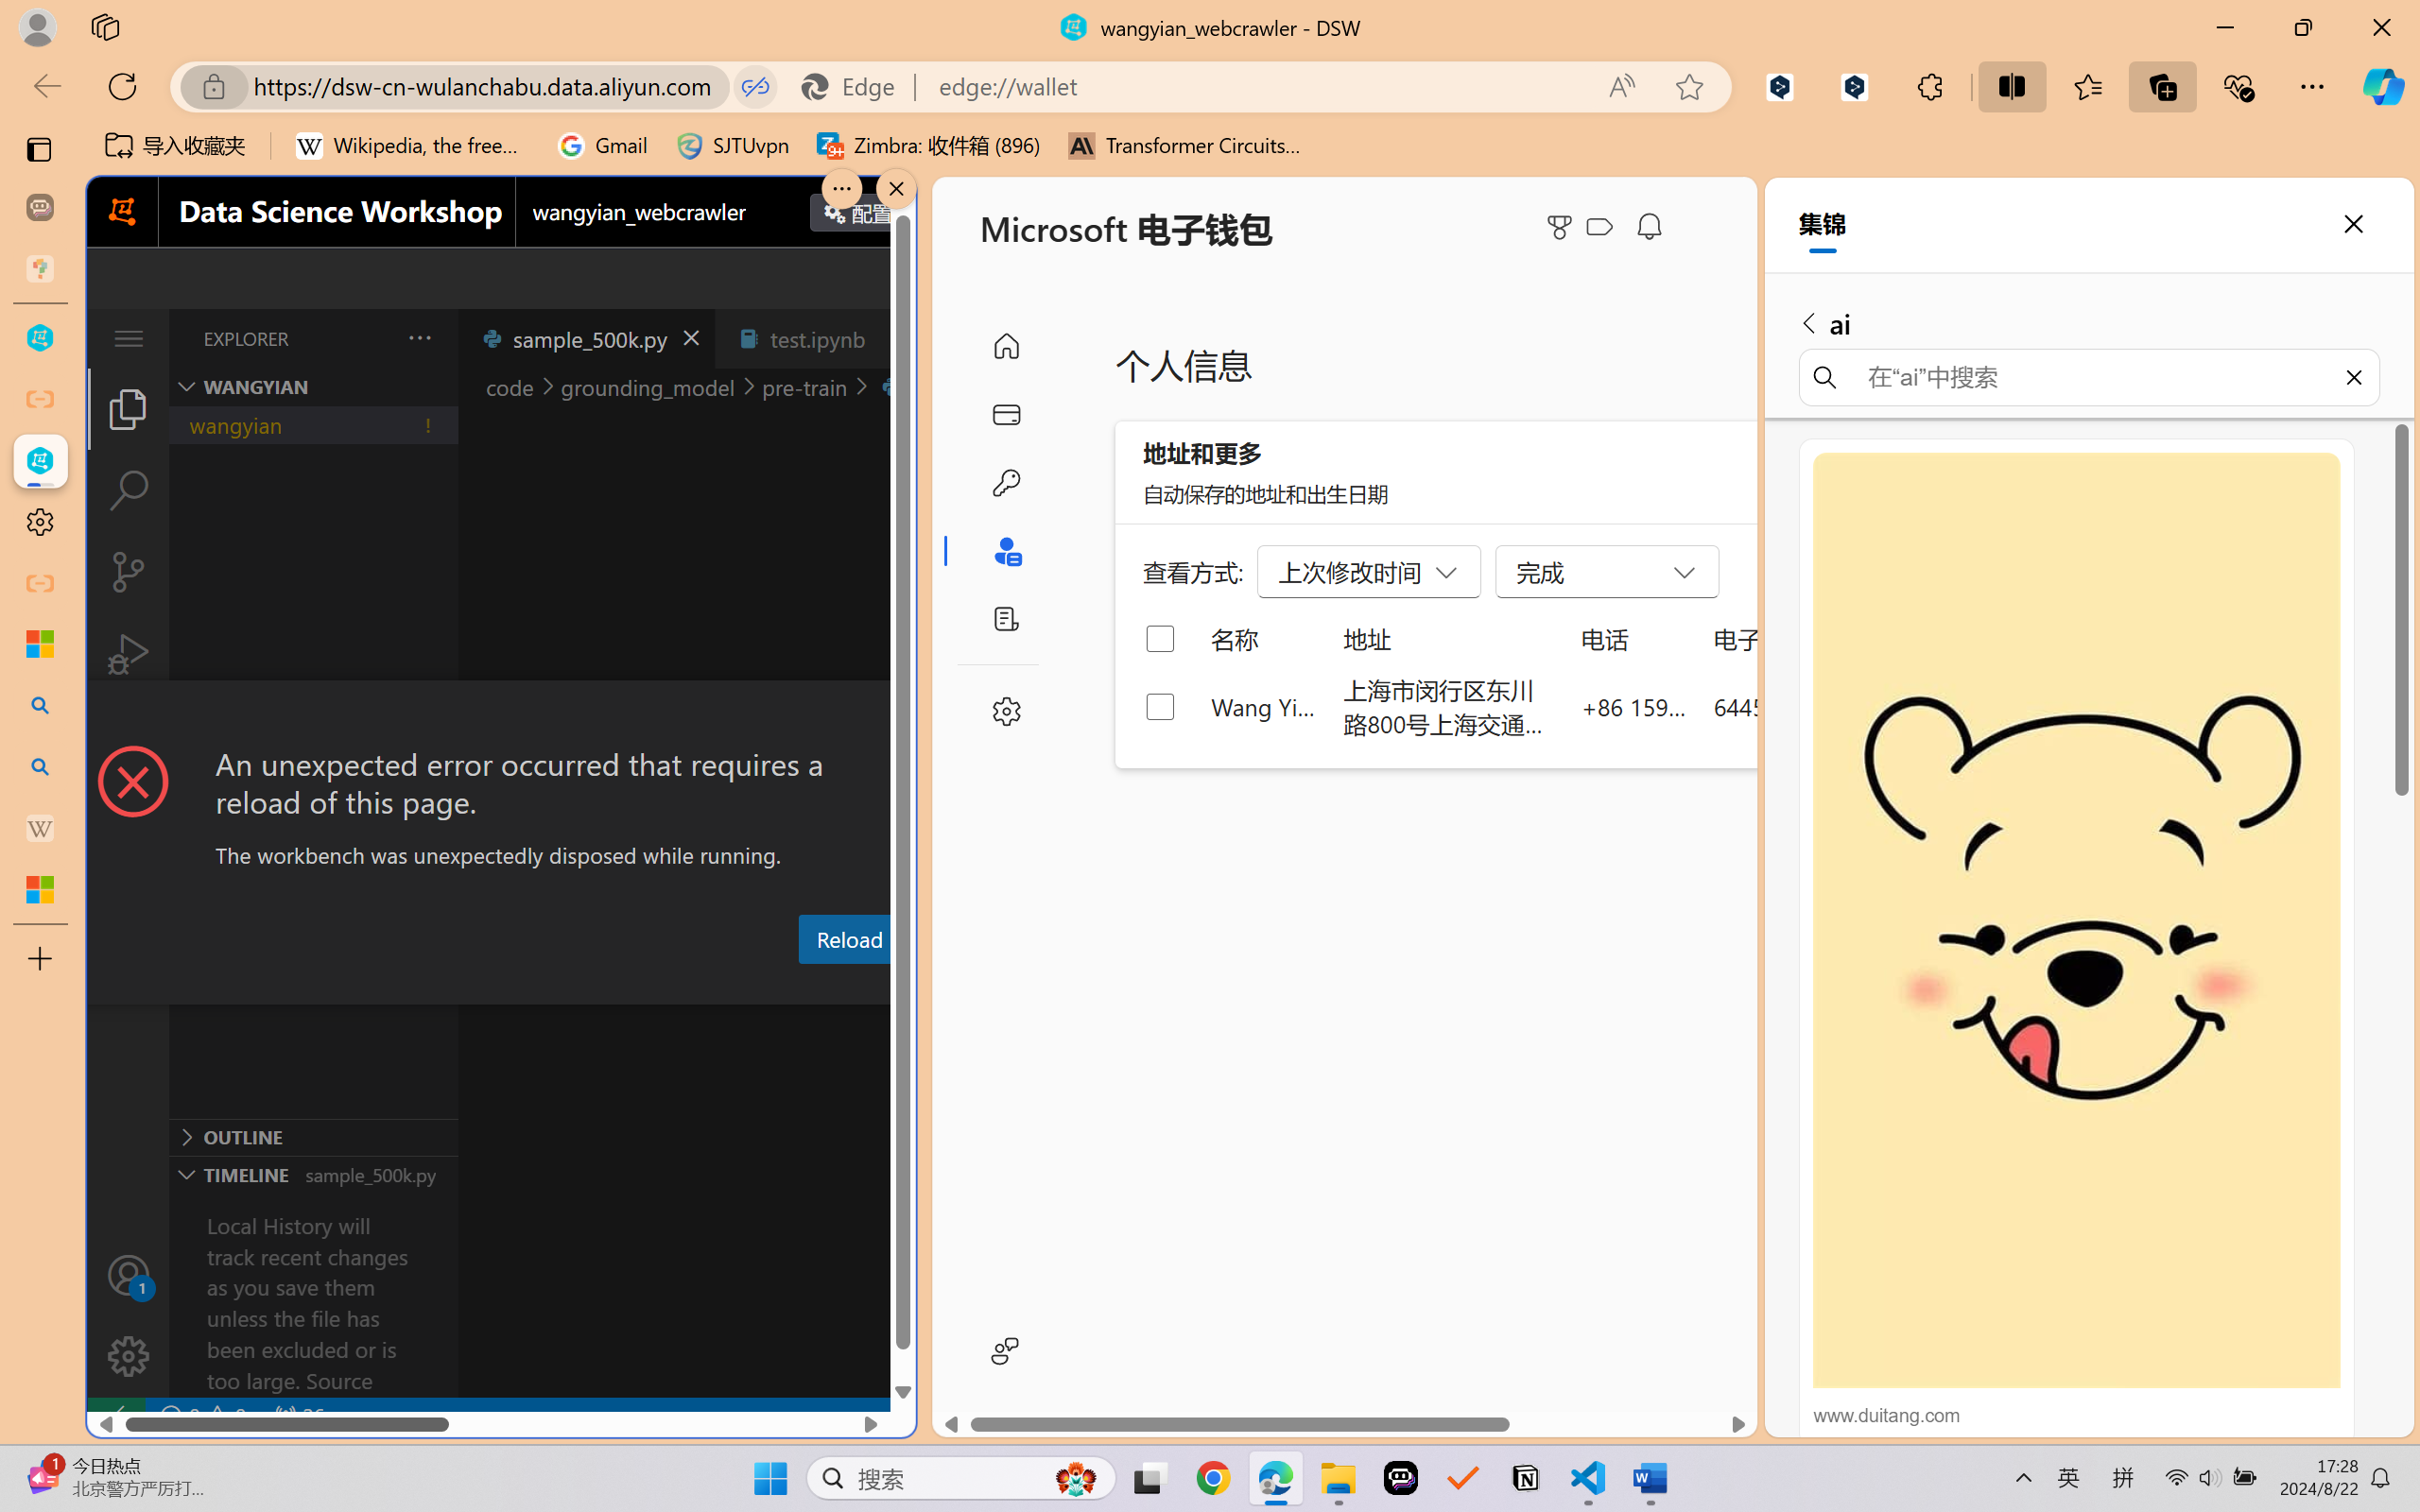 The image size is (2420, 1512). Describe the element at coordinates (127, 1274) in the screenshot. I see `'Accounts - Sign in requested'` at that location.